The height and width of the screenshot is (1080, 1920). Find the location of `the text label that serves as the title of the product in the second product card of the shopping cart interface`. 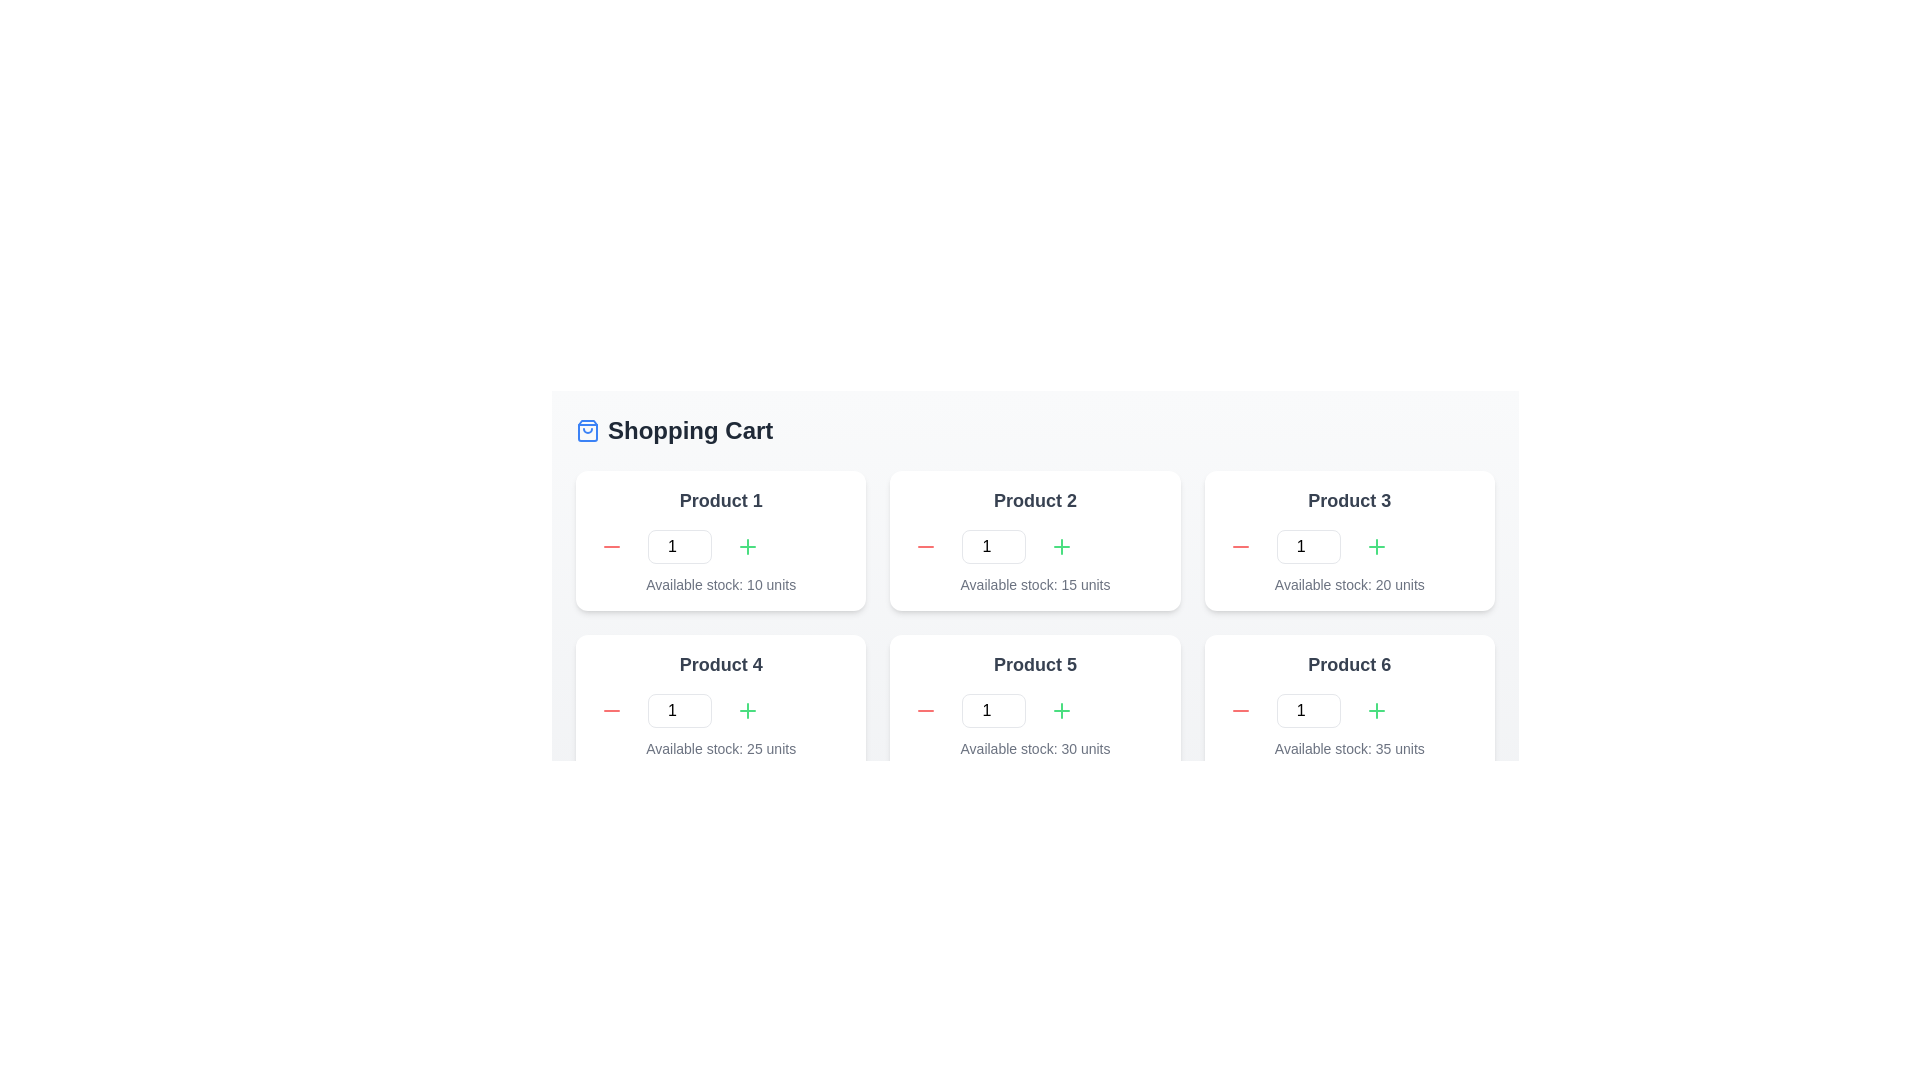

the text label that serves as the title of the product in the second product card of the shopping cart interface is located at coordinates (1035, 500).